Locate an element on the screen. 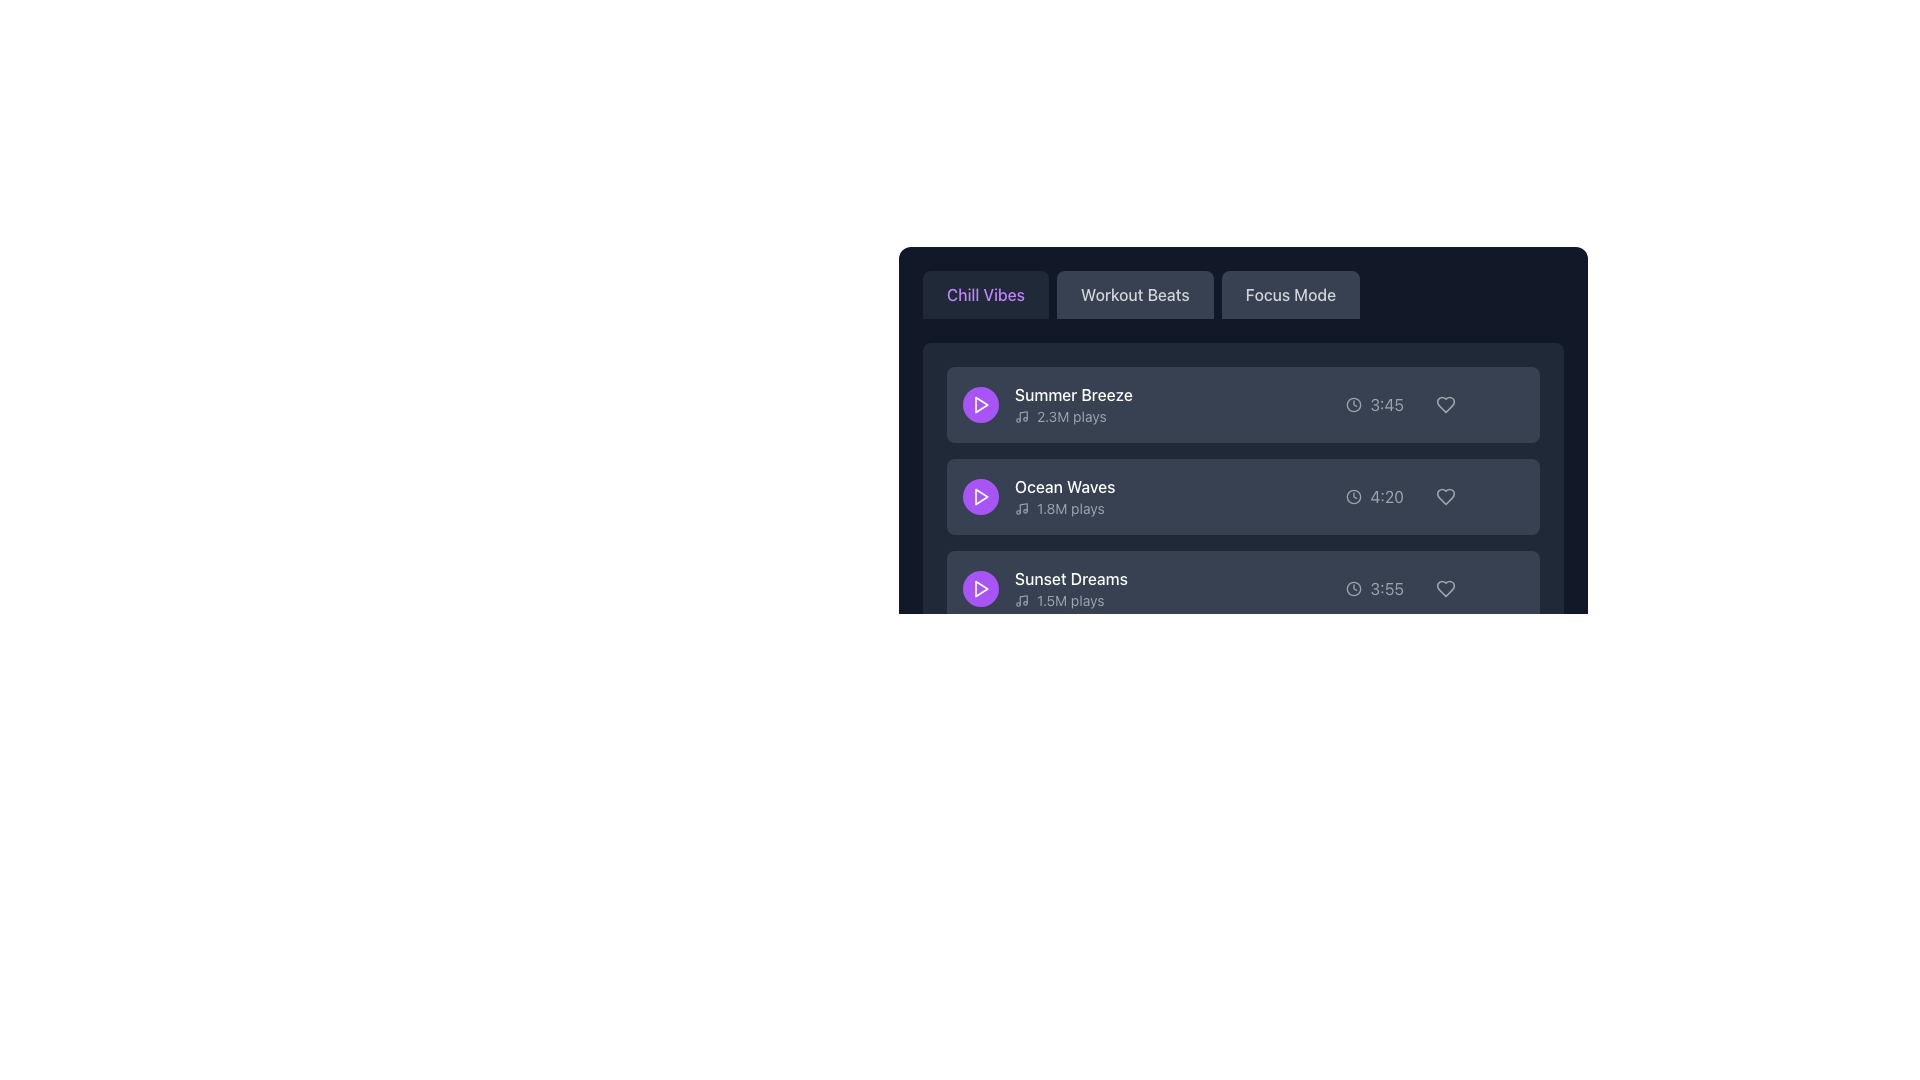  the heart-shaped icon button outlined in gray on the right side of the second item in the vertical list of musical tracks to like the item is located at coordinates (1445, 496).